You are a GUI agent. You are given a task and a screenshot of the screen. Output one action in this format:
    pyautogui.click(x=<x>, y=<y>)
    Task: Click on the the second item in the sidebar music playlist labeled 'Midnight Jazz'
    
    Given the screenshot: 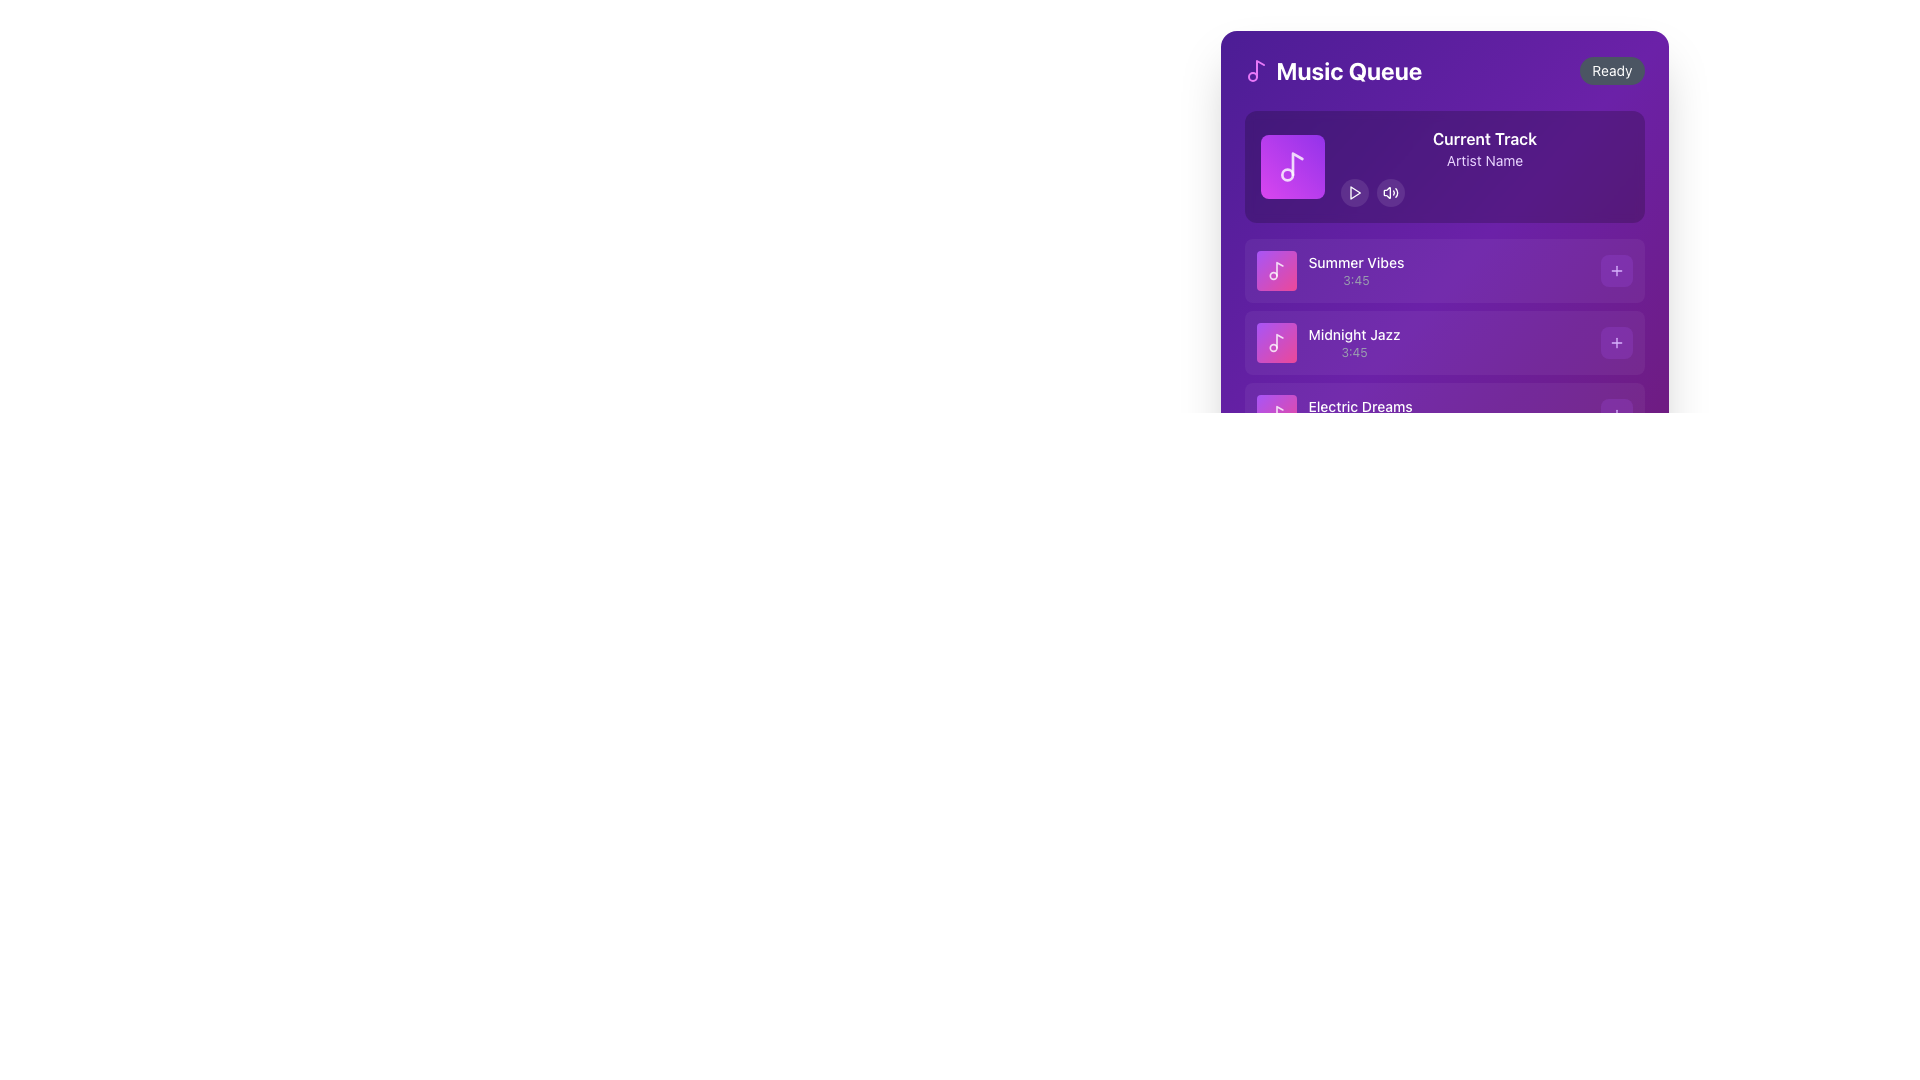 What is the action you would take?
    pyautogui.click(x=1328, y=342)
    